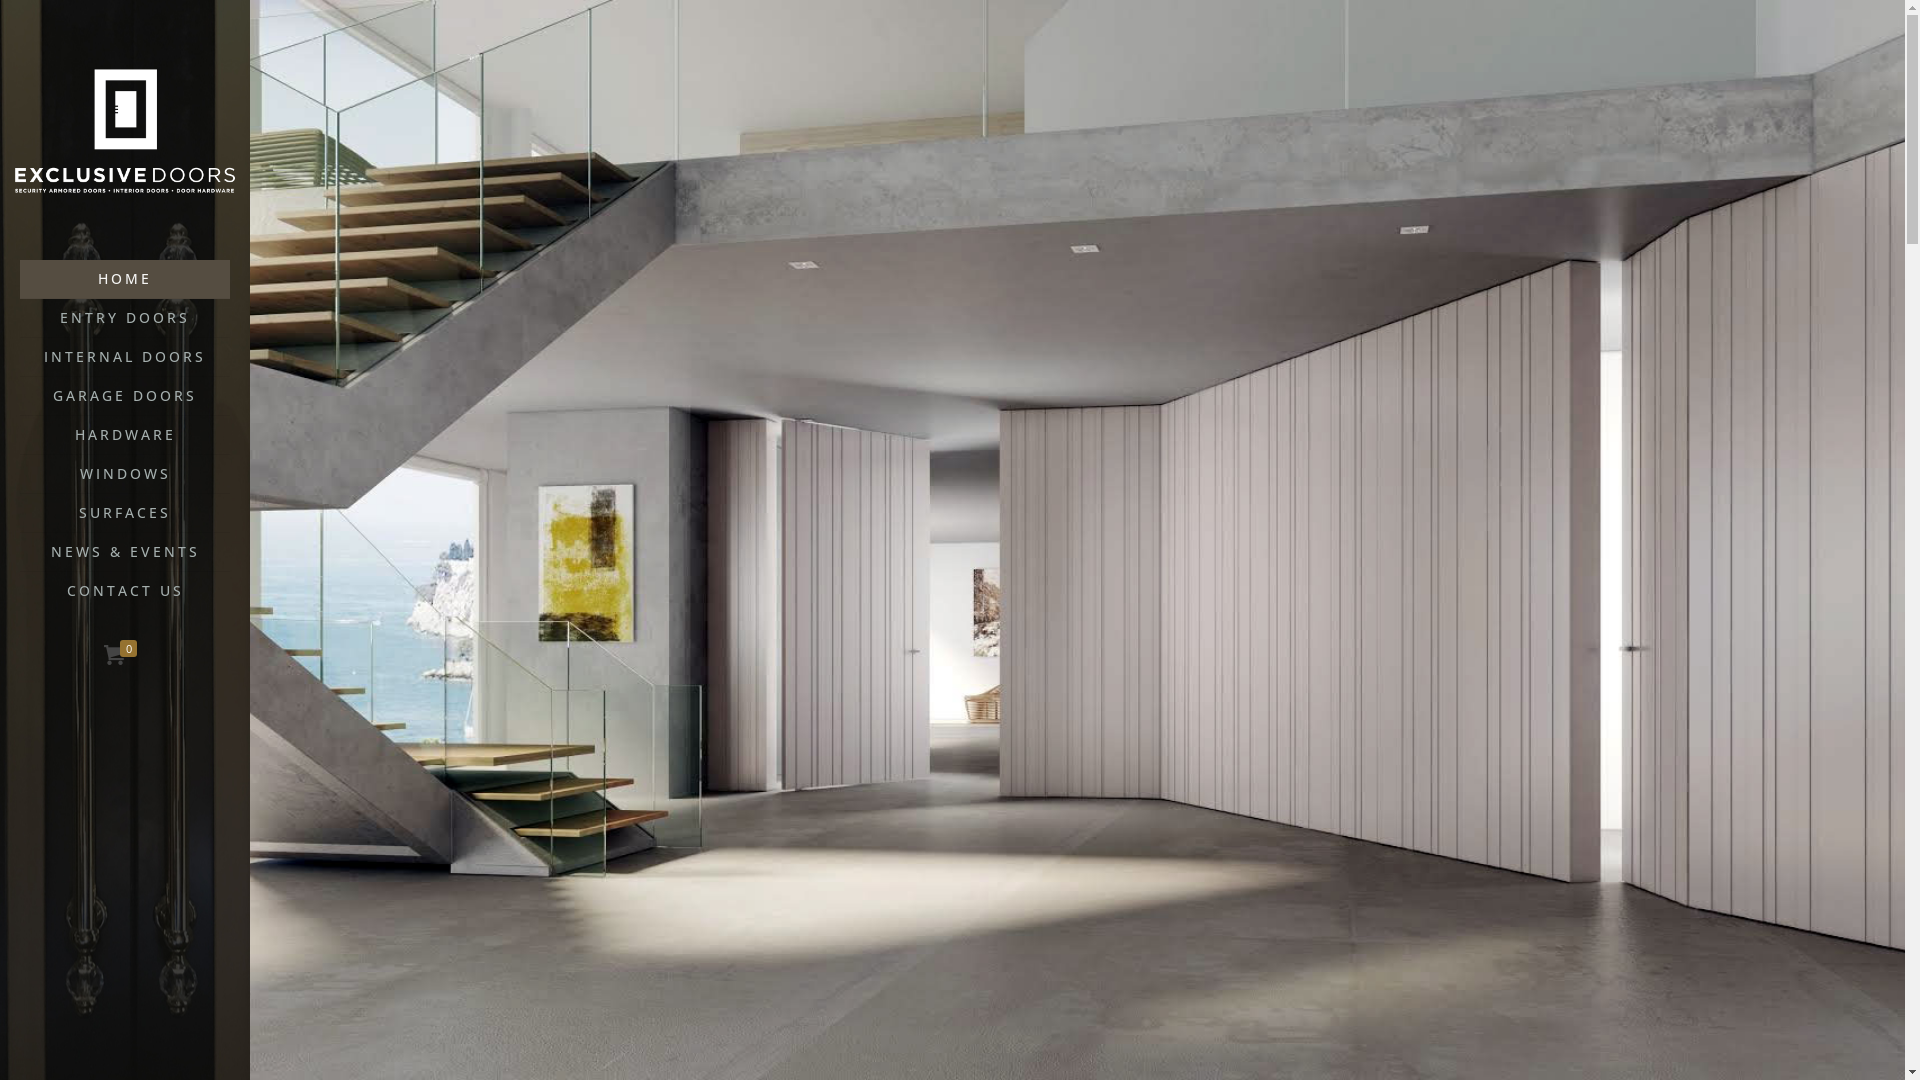  Describe the element at coordinates (123, 317) in the screenshot. I see `'ENTRY DOORS'` at that location.